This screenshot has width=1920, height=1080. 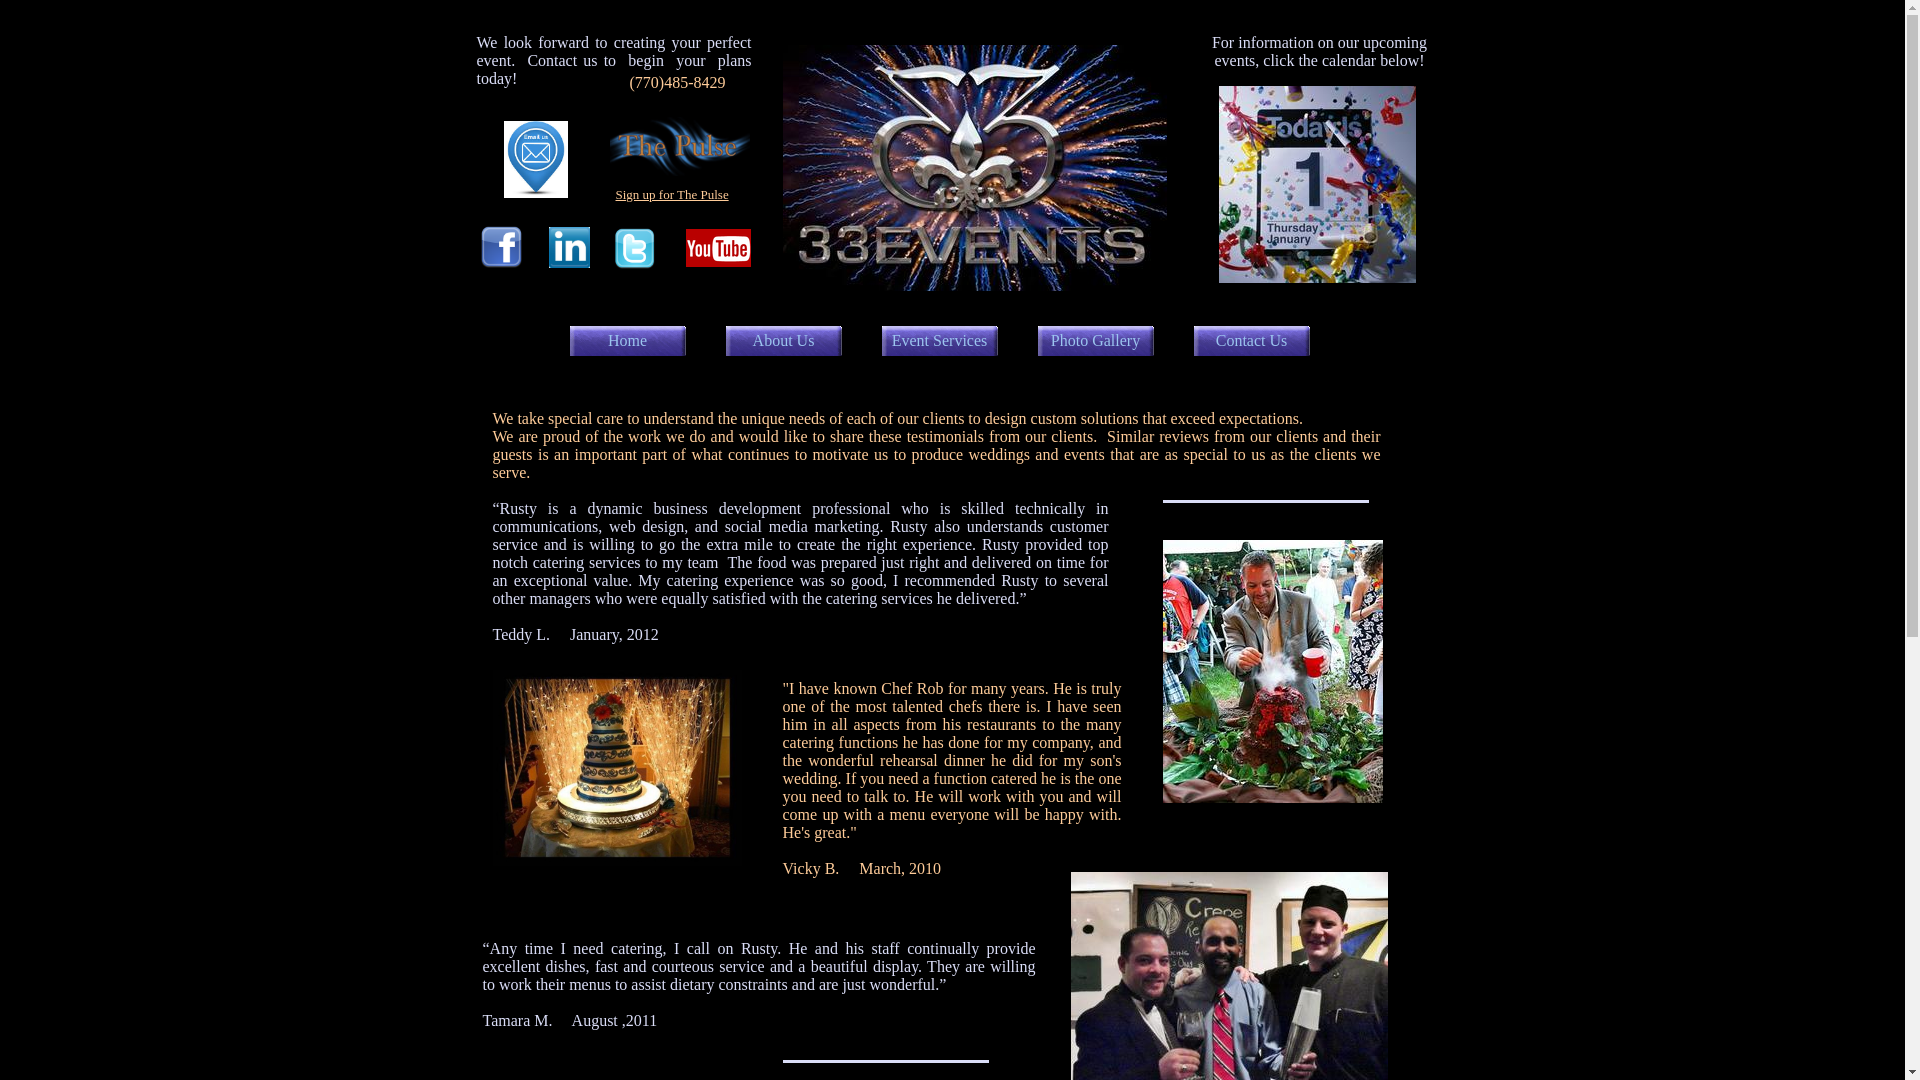 I want to click on 'Contact Us', so click(x=1251, y=339).